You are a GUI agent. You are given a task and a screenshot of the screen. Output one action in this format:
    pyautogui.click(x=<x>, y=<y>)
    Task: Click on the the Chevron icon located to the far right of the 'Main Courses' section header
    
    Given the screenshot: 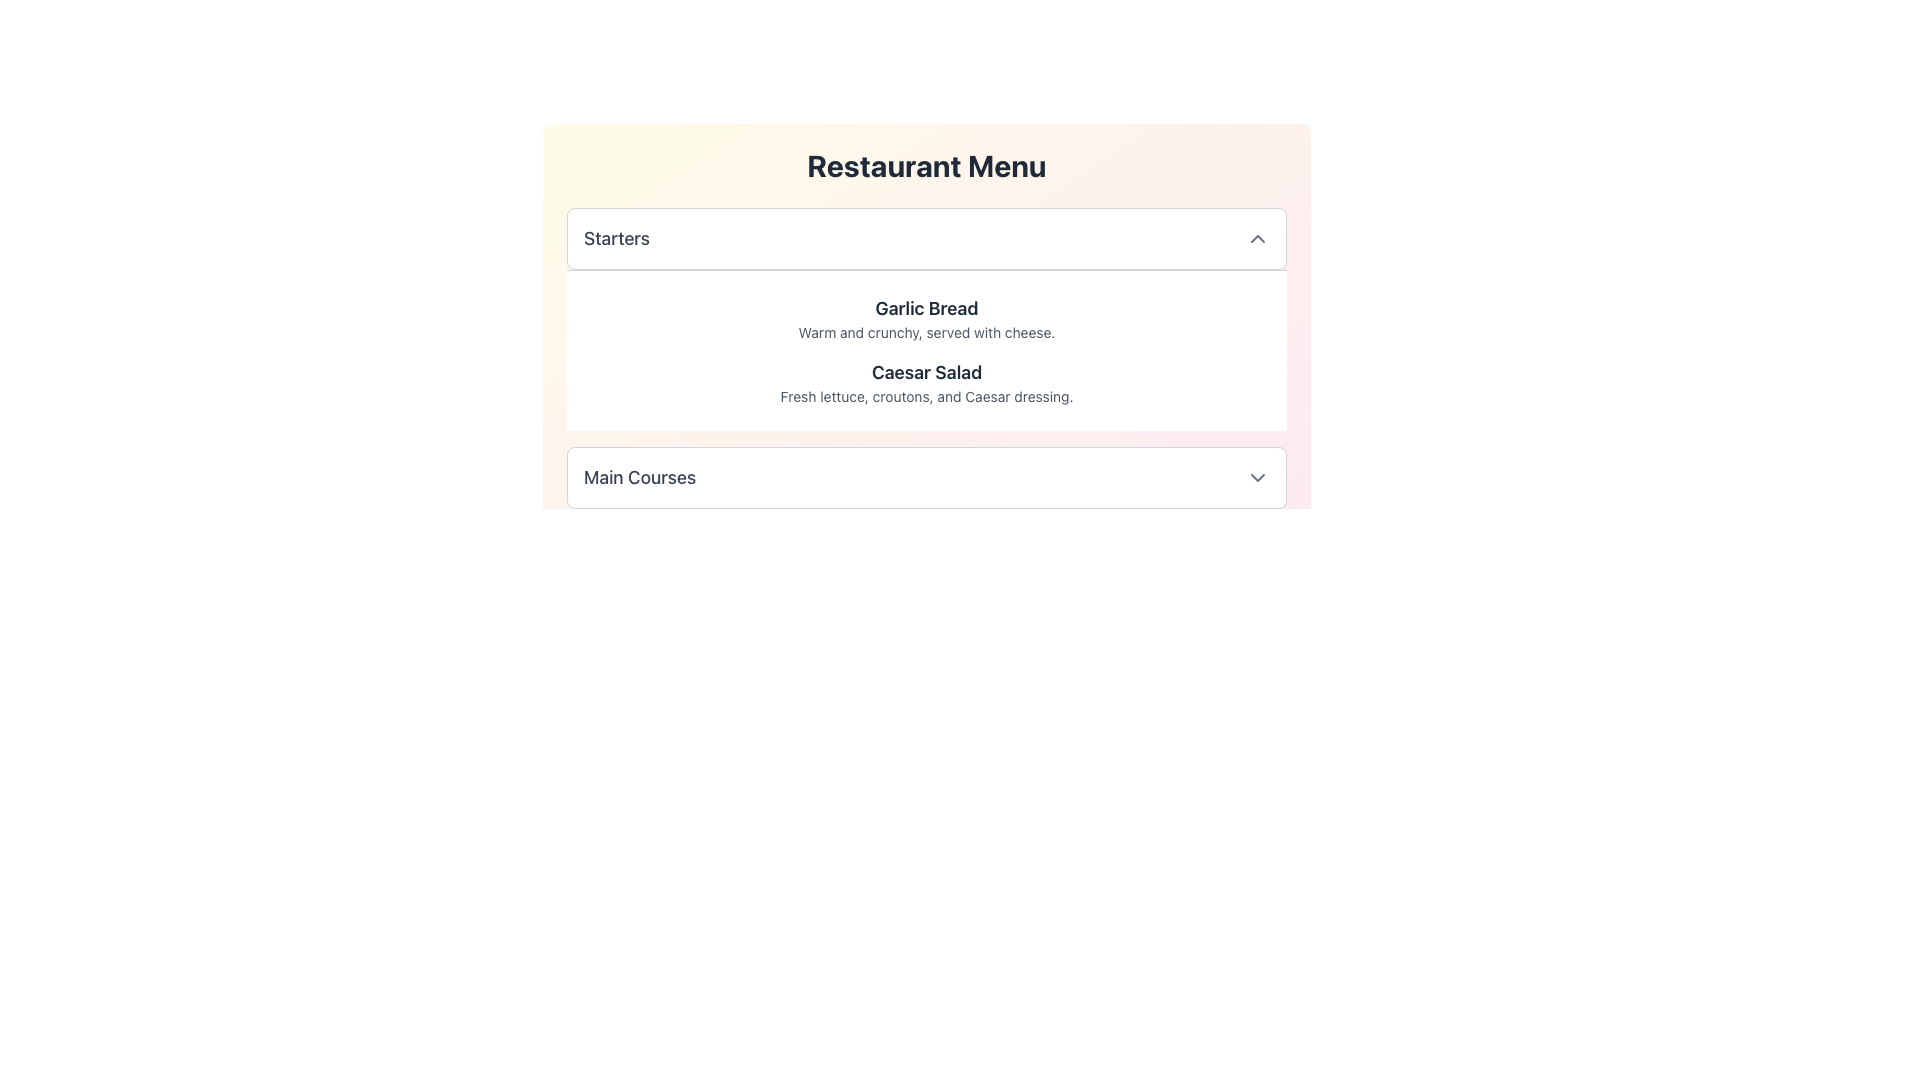 What is the action you would take?
    pyautogui.click(x=1256, y=478)
    